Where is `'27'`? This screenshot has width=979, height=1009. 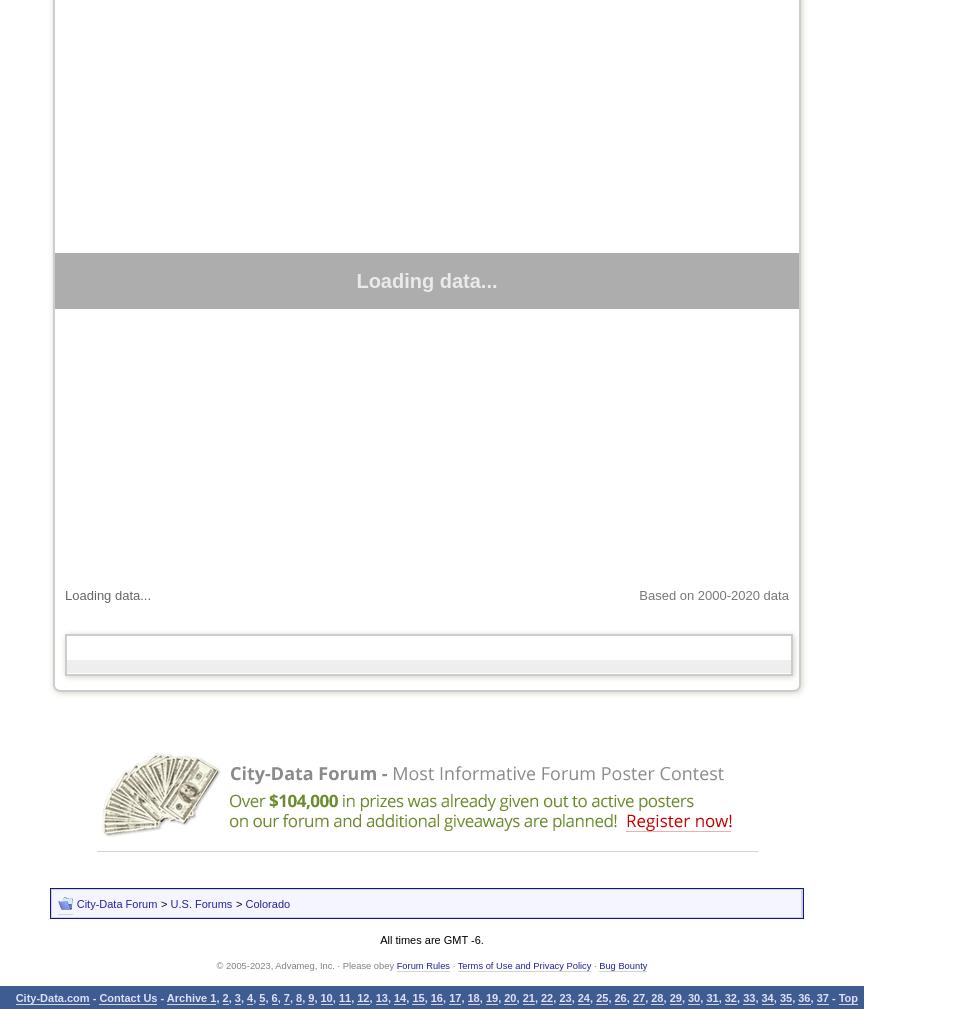 '27' is located at coordinates (637, 998).